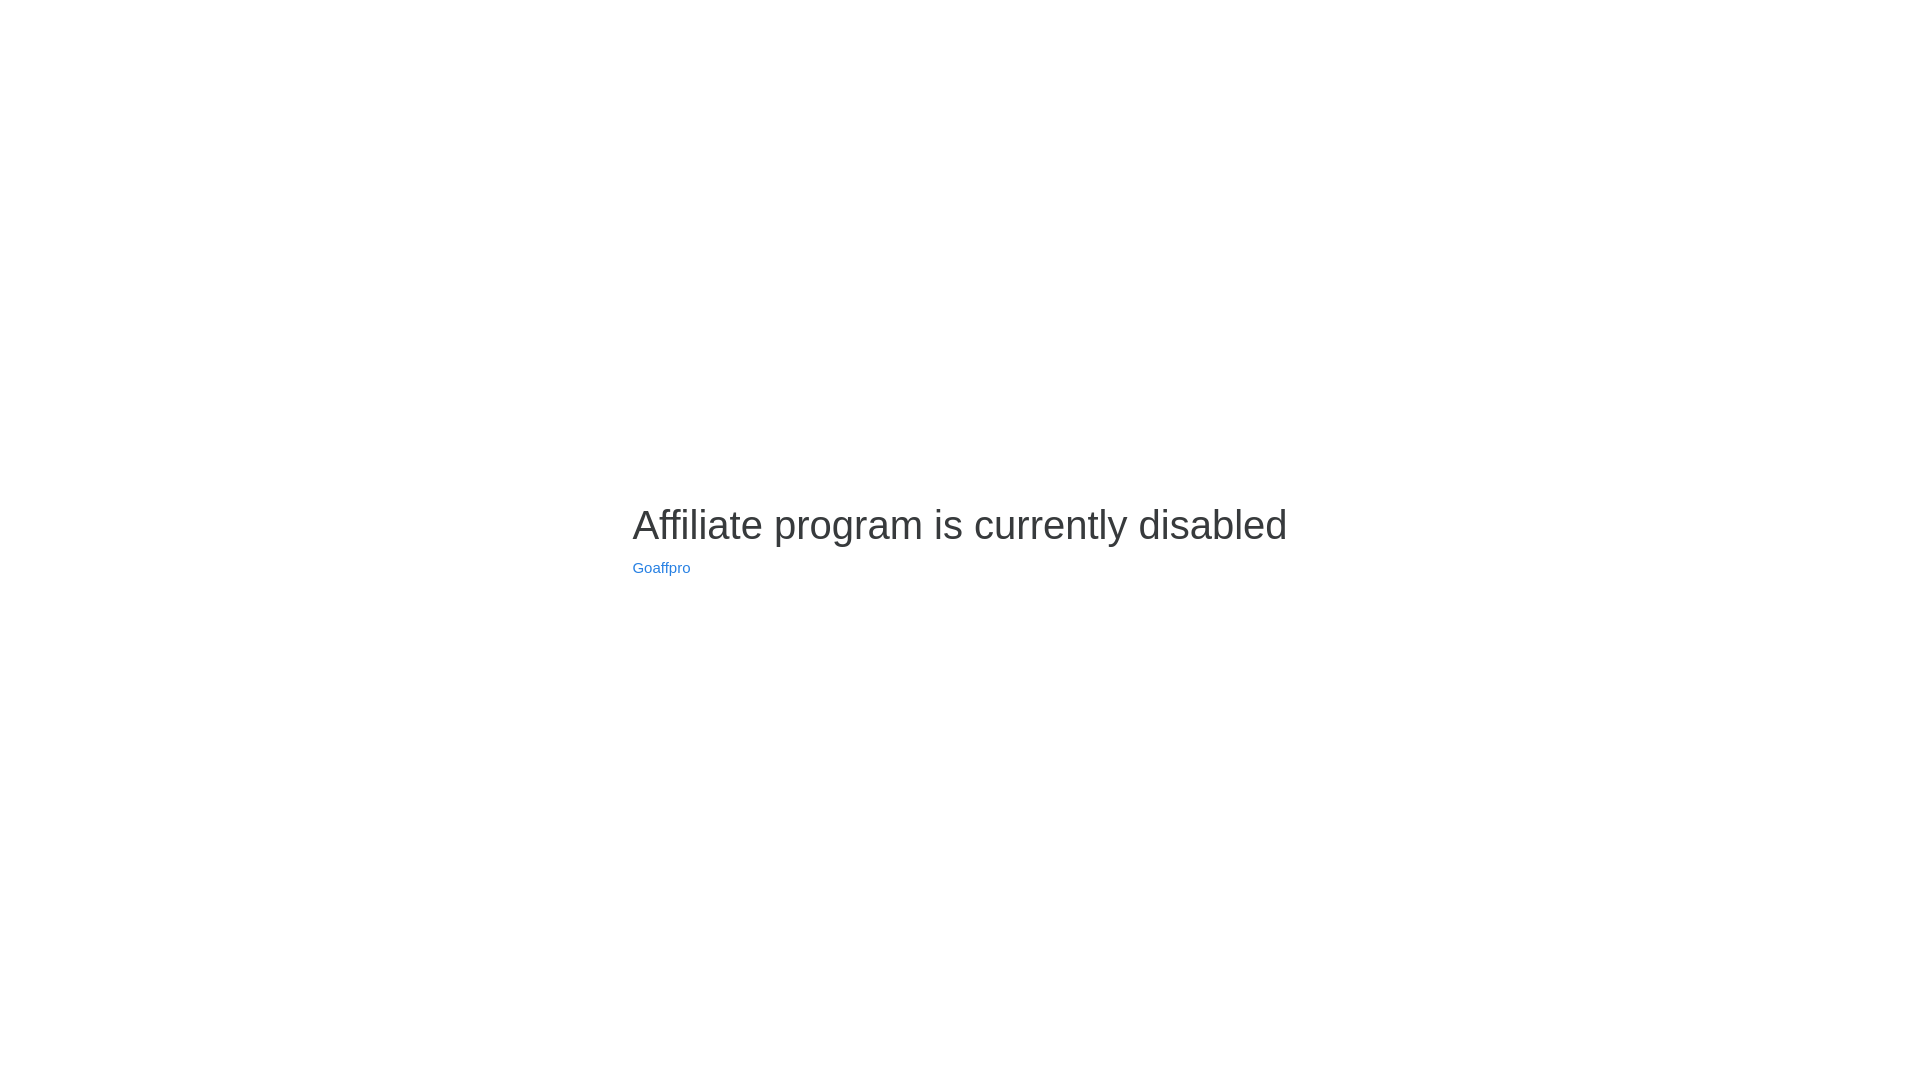 Image resolution: width=1920 pixels, height=1080 pixels. Describe the element at coordinates (661, 567) in the screenshot. I see `'Goaffpro'` at that location.